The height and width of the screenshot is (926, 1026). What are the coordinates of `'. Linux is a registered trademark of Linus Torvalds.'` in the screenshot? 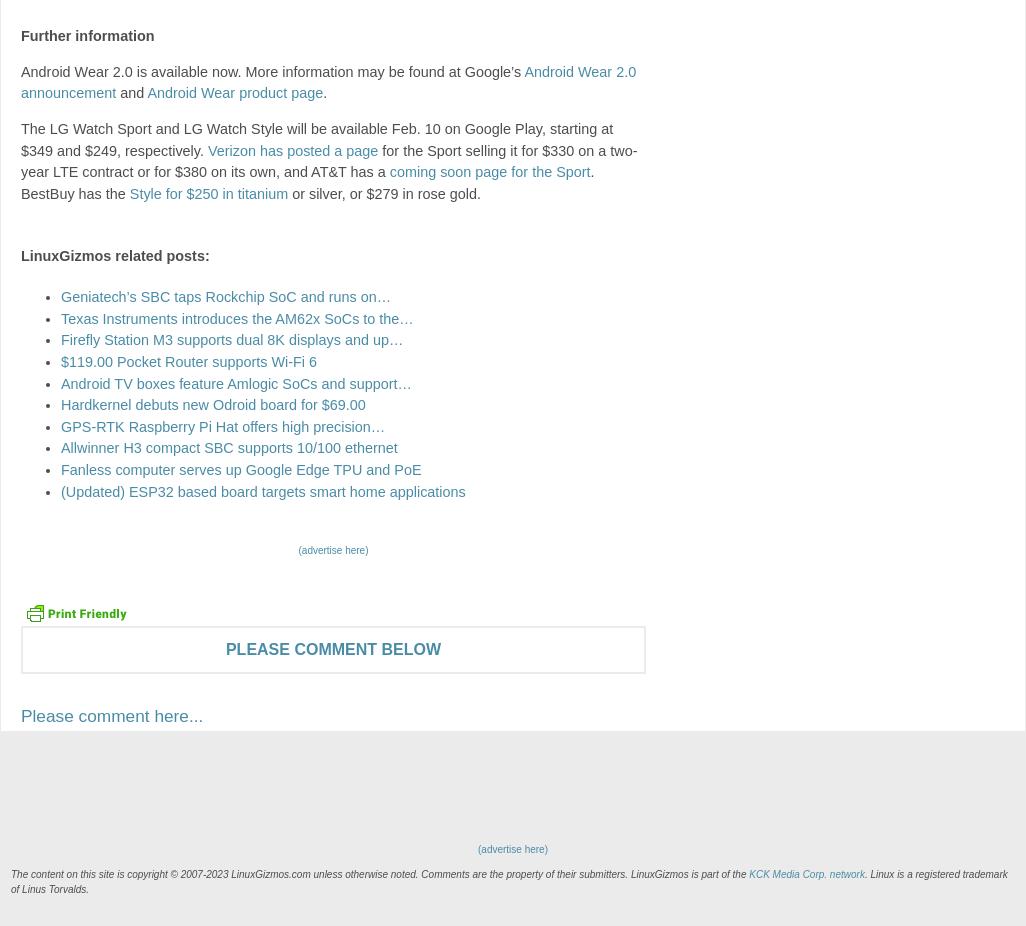 It's located at (507, 882).